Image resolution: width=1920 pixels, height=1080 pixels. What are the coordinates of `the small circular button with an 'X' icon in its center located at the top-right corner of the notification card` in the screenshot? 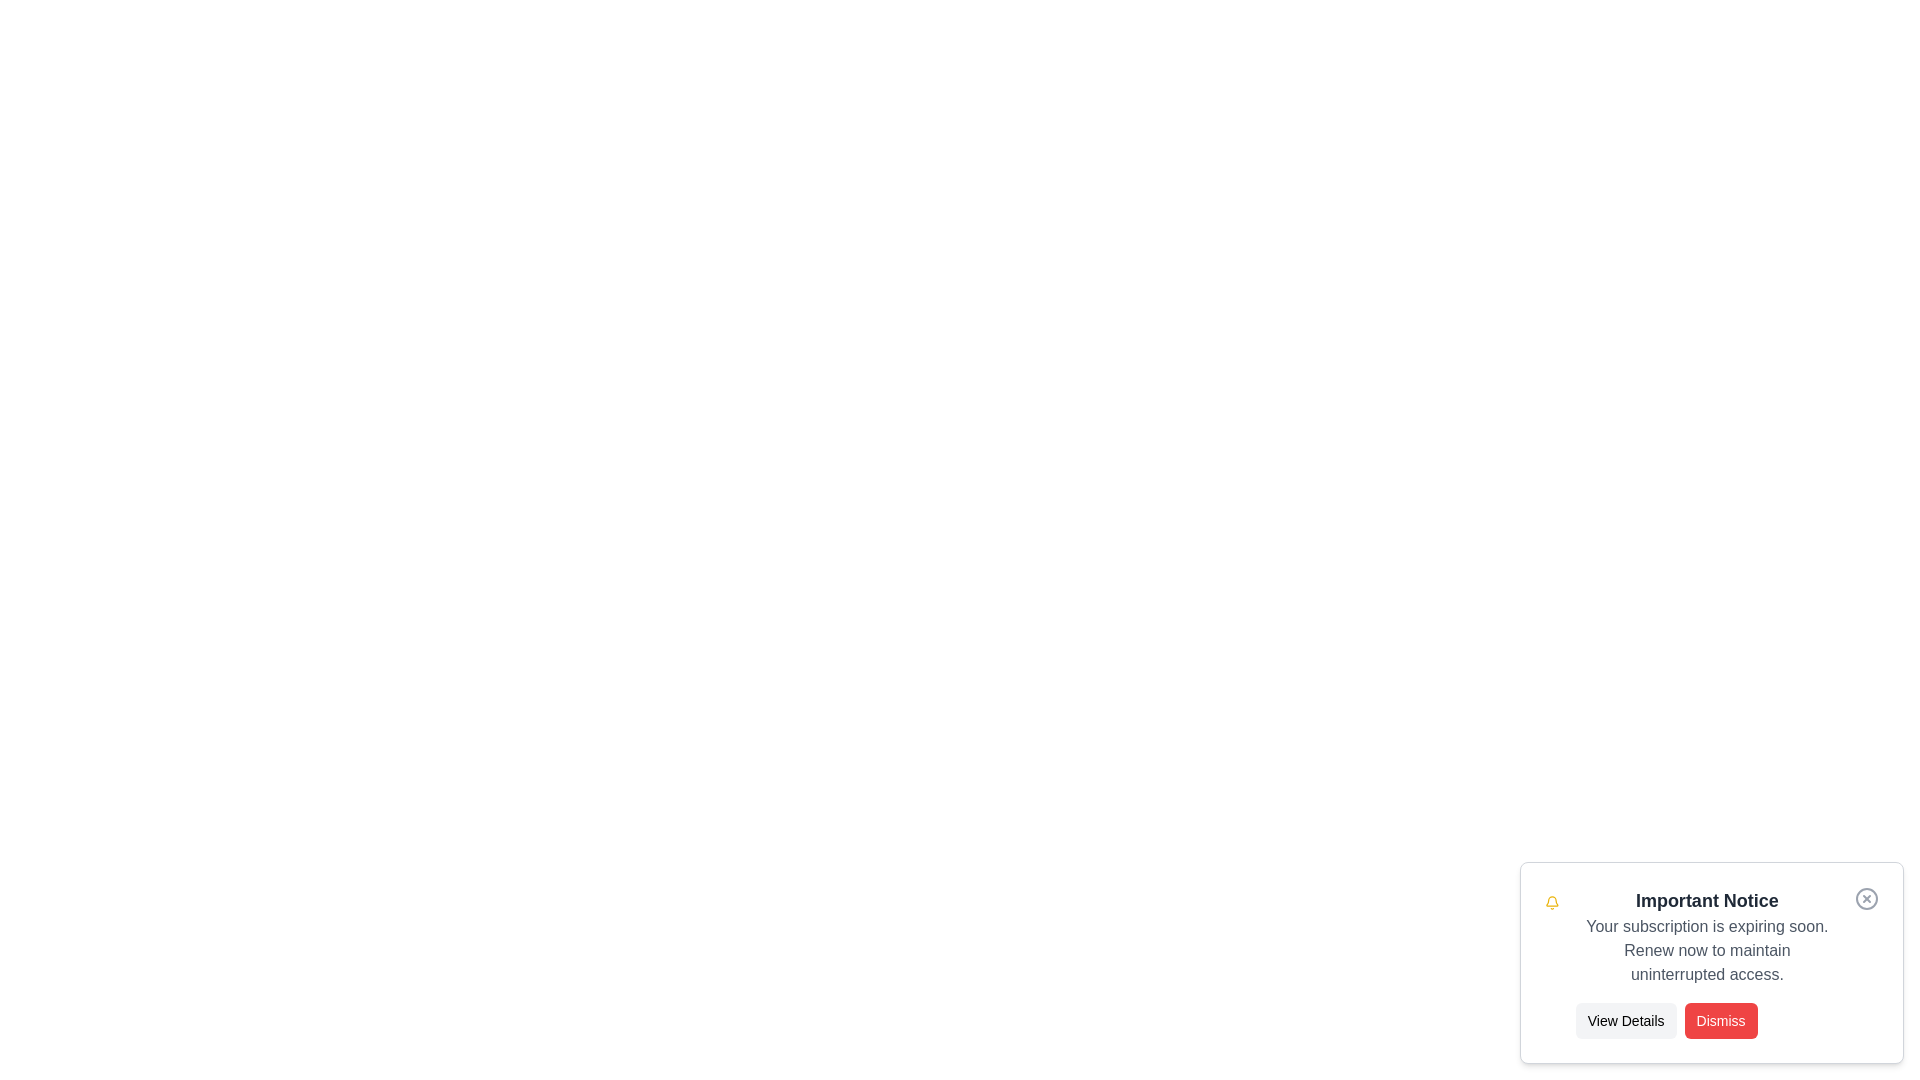 It's located at (1866, 897).